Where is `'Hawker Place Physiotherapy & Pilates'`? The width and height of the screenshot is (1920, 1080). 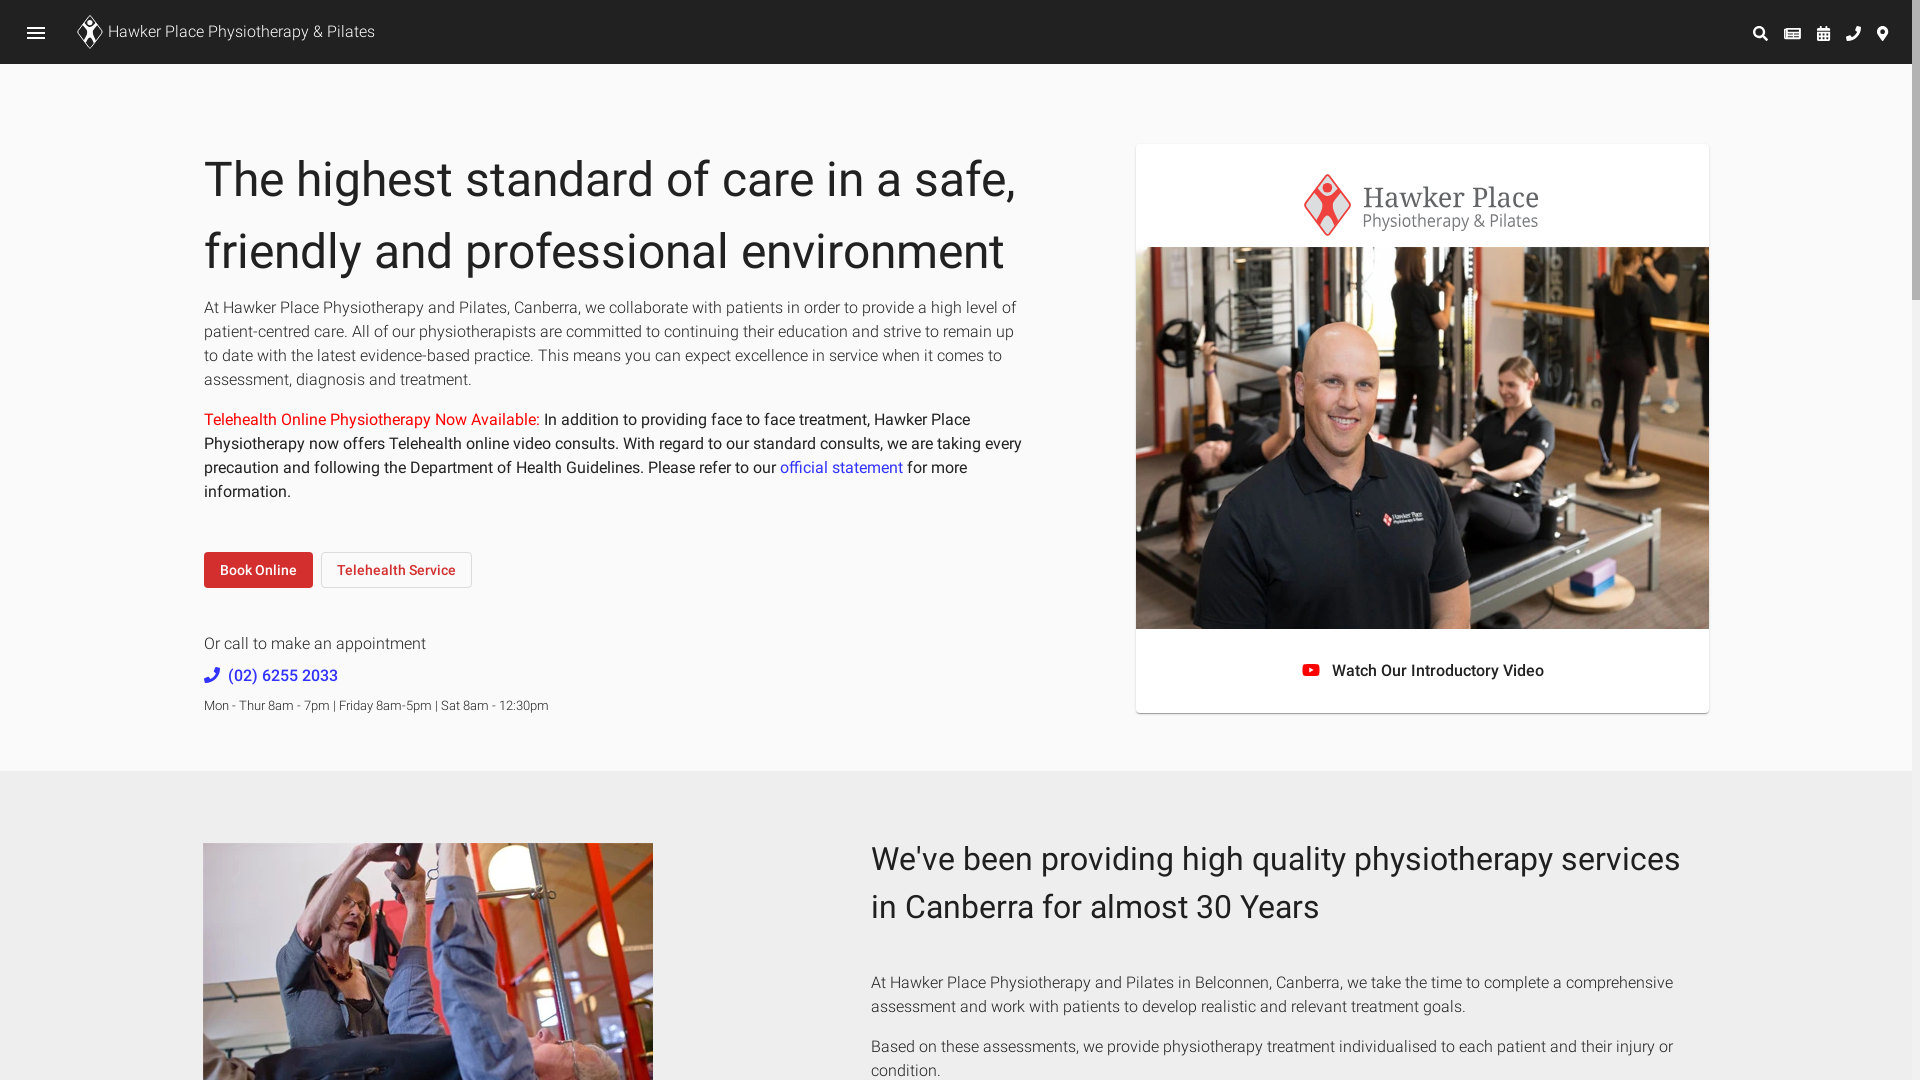 'Hawker Place Physiotherapy & Pilates' is located at coordinates (223, 31).